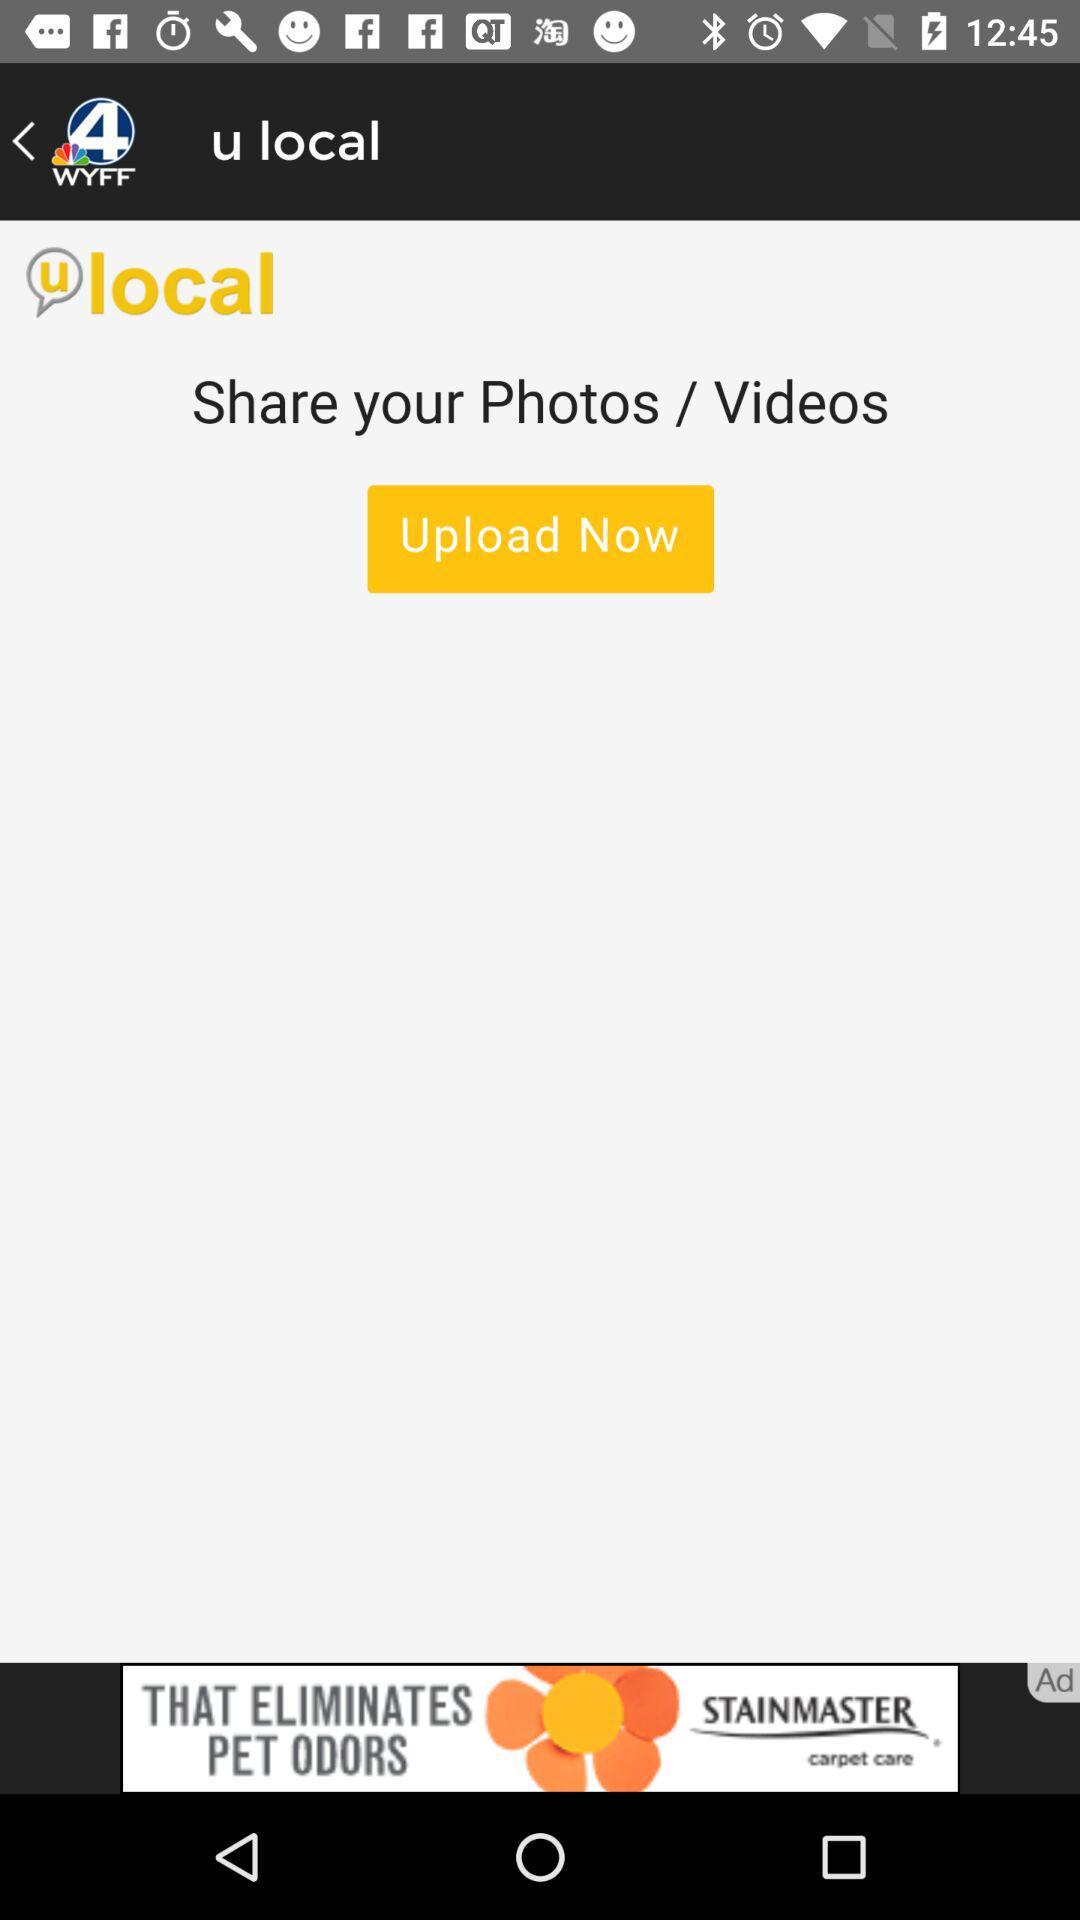 This screenshot has height=1920, width=1080. I want to click on advertisement, so click(540, 1727).